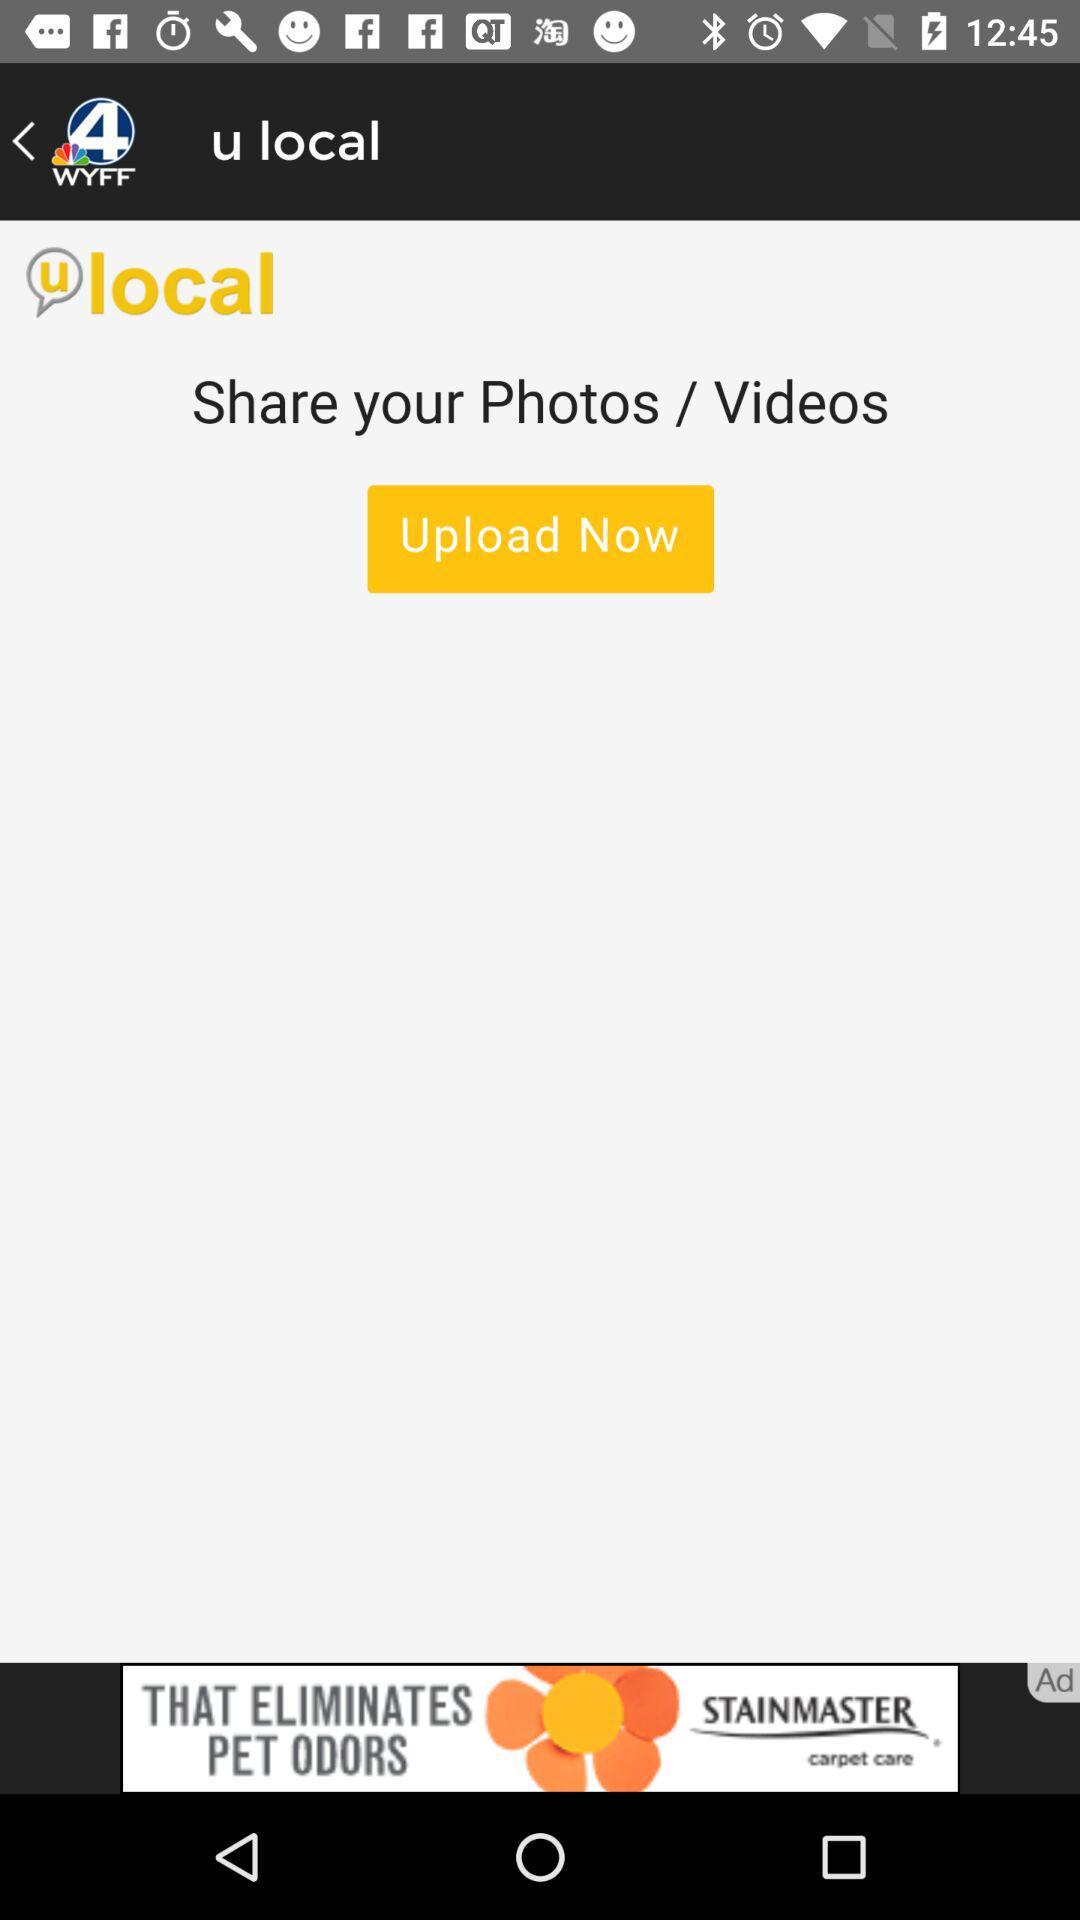 This screenshot has height=1920, width=1080. I want to click on advertisement, so click(540, 1727).